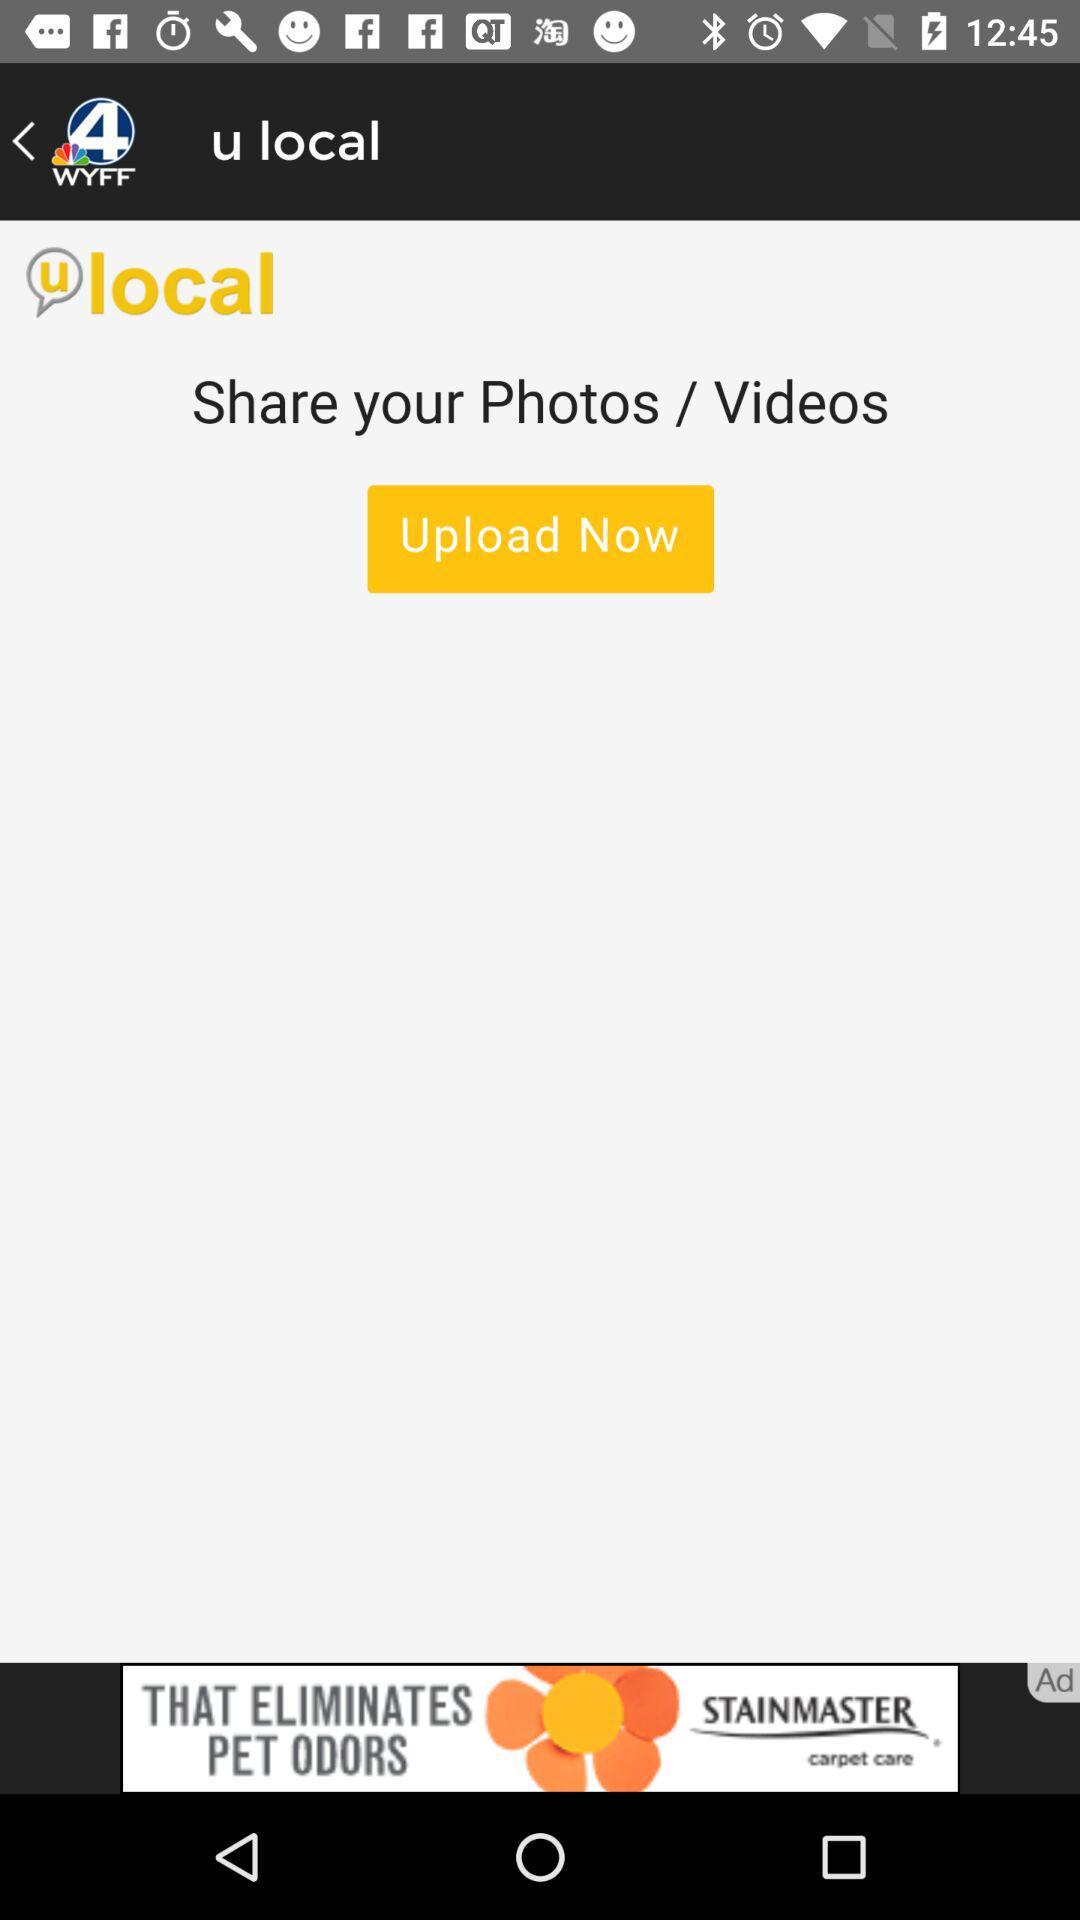 This screenshot has height=1920, width=1080. I want to click on advertisement, so click(540, 1727).